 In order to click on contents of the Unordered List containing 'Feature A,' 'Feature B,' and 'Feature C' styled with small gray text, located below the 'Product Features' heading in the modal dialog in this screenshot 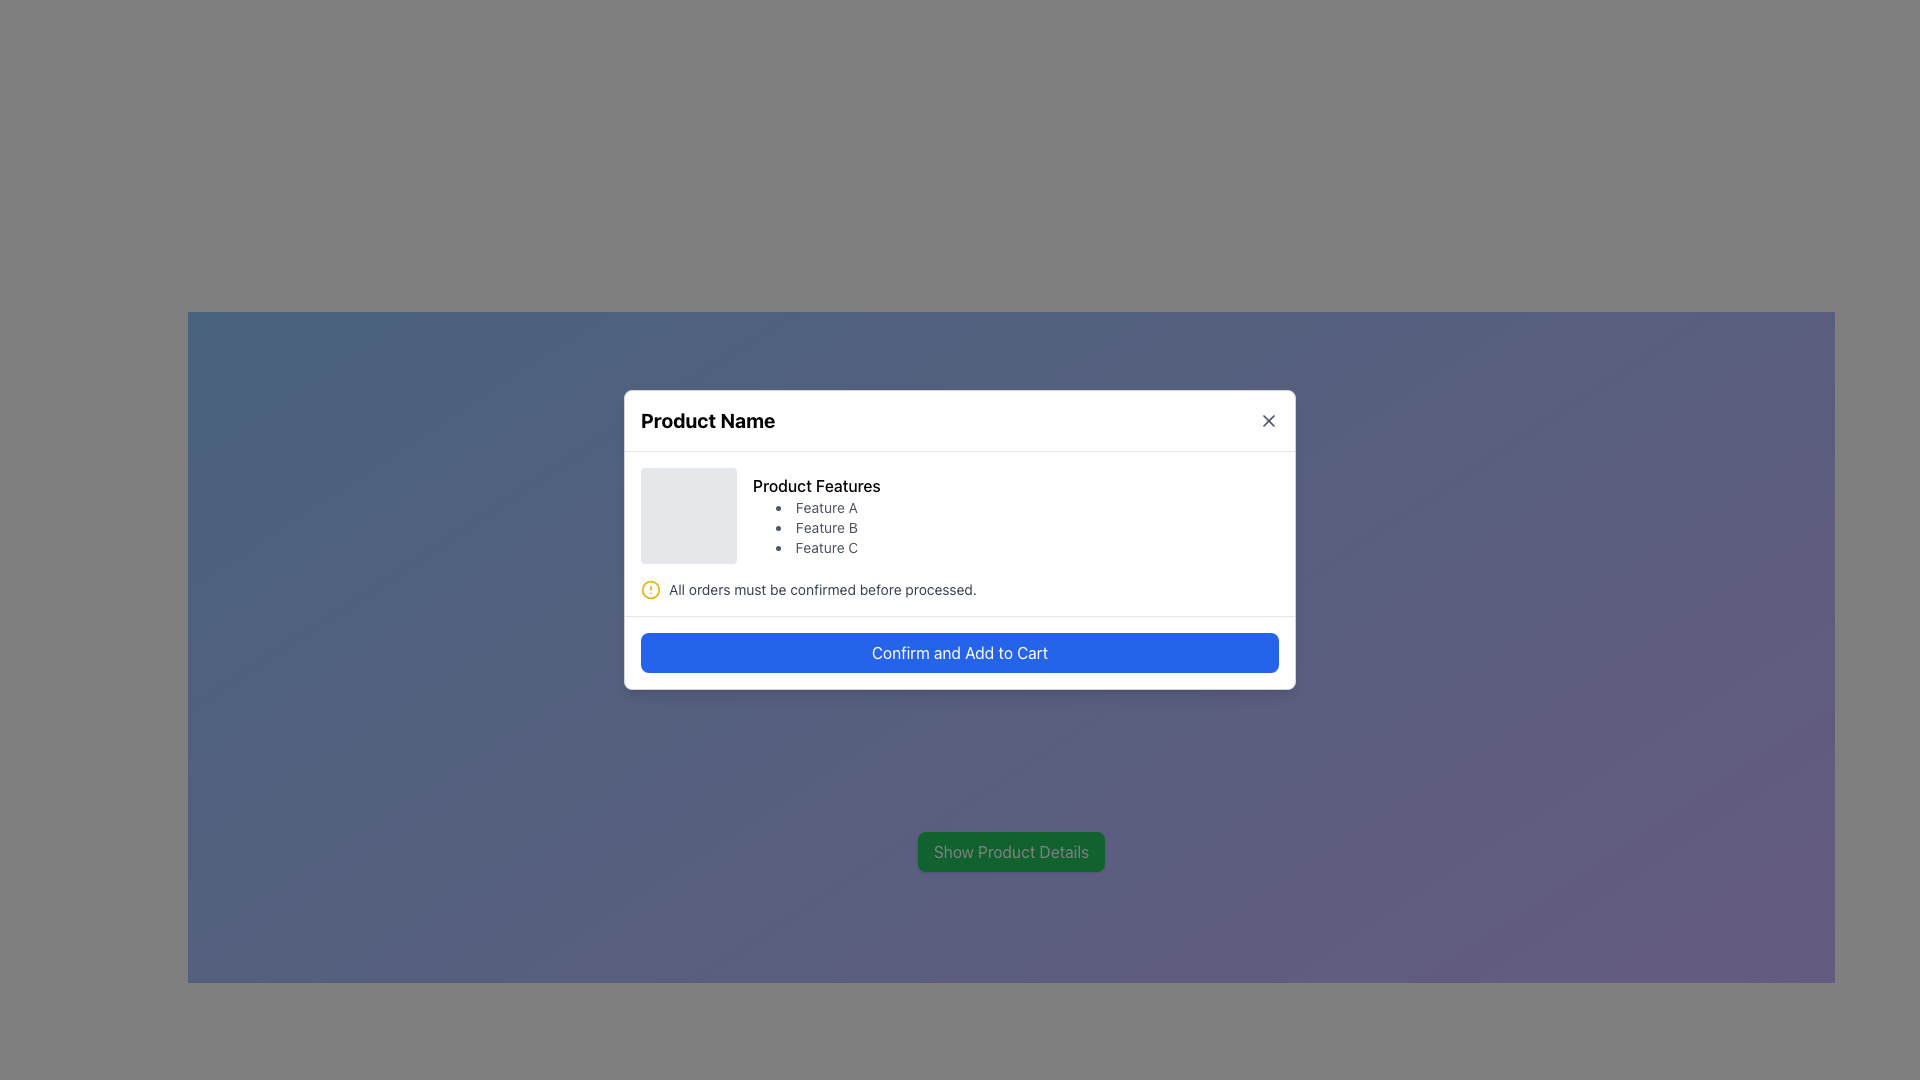, I will do `click(816, 527)`.